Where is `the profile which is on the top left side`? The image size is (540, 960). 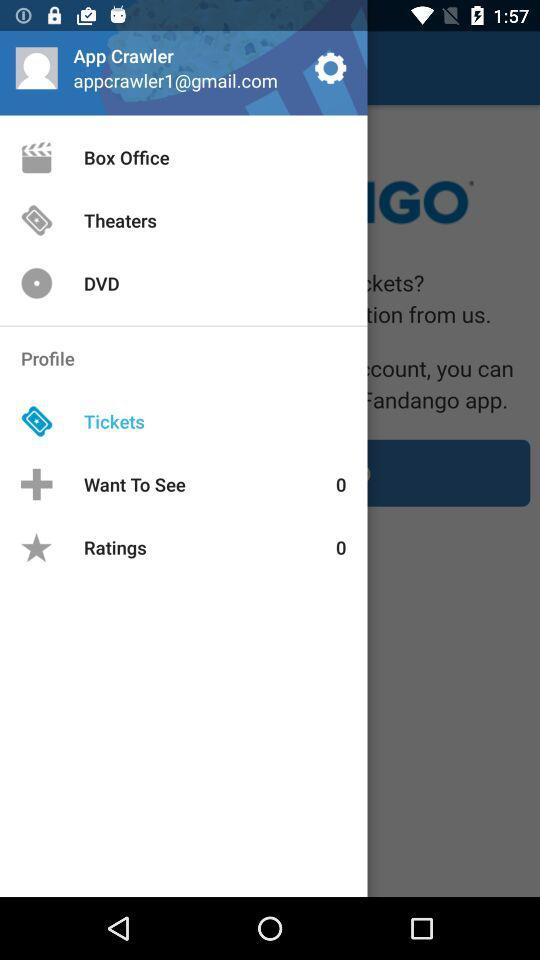 the profile which is on the top left side is located at coordinates (36, 67).